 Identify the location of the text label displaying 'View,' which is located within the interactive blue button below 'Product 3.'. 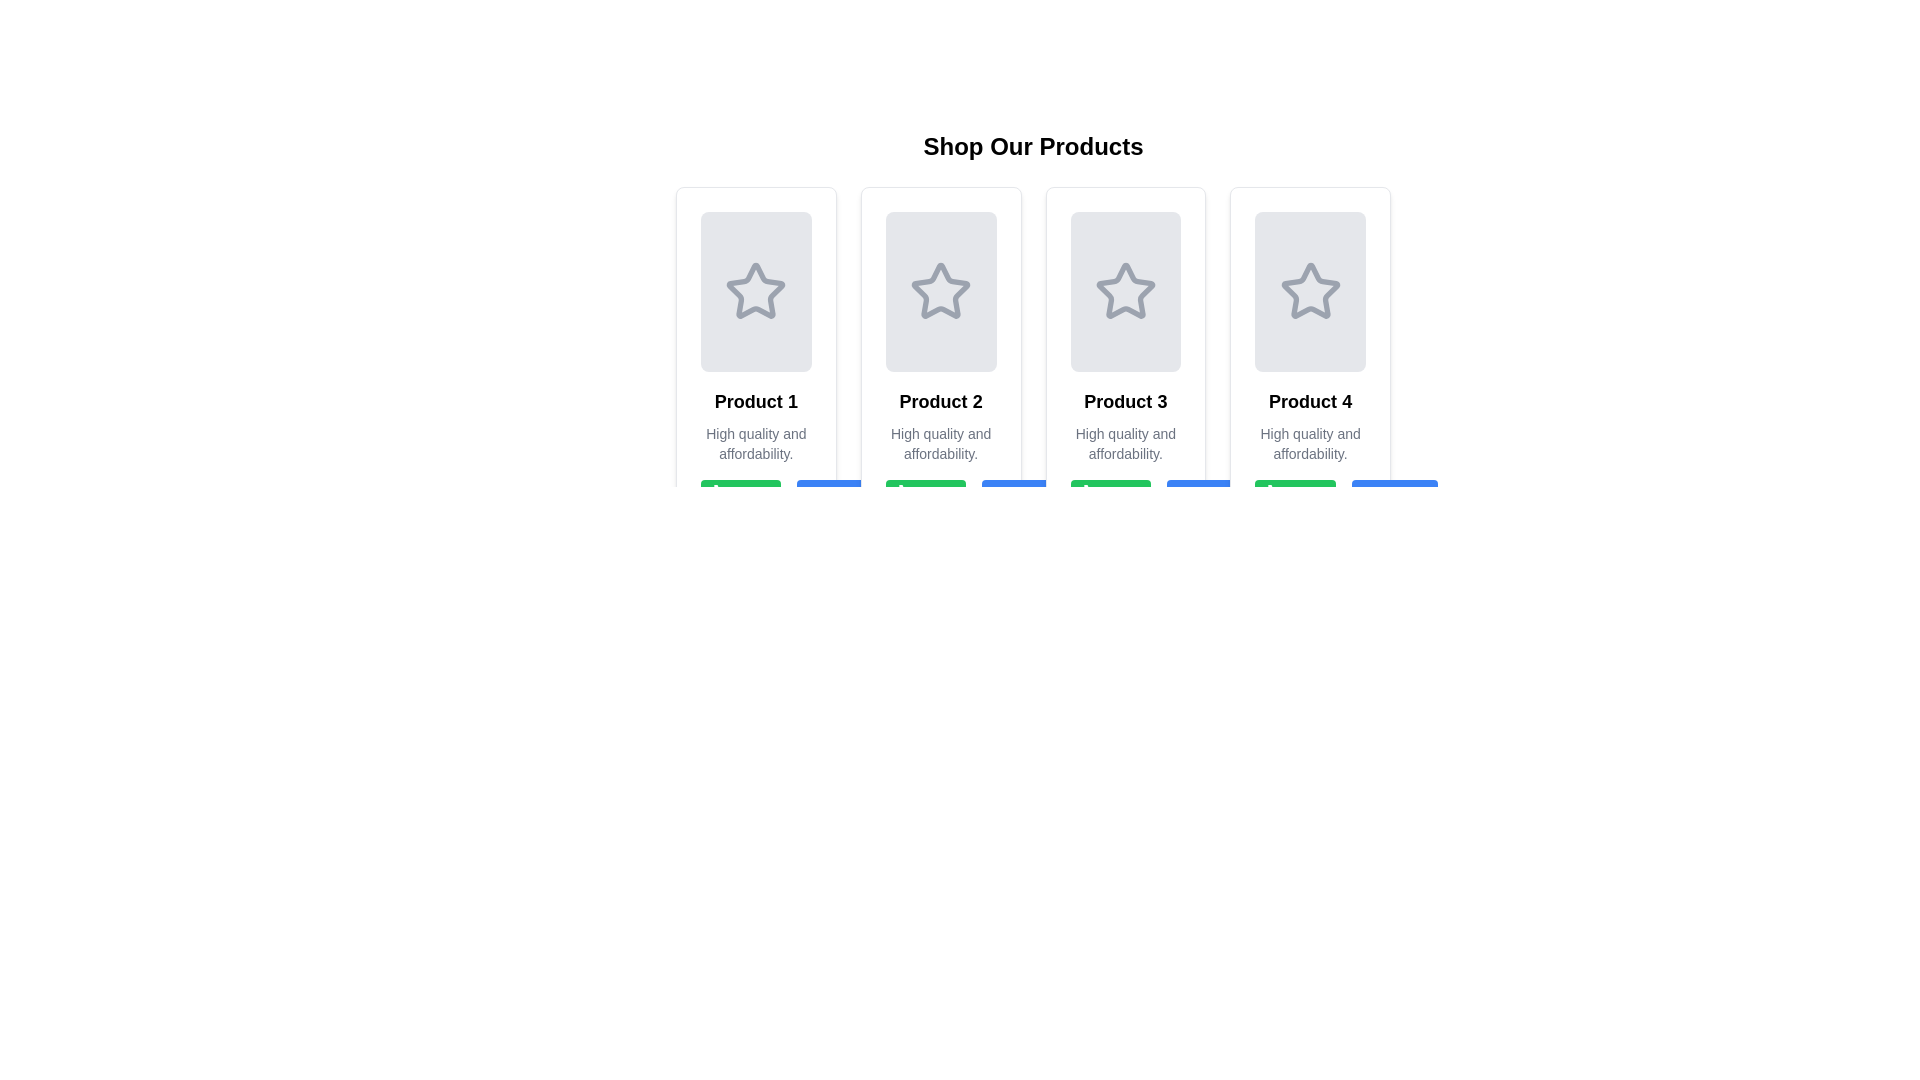
(1039, 495).